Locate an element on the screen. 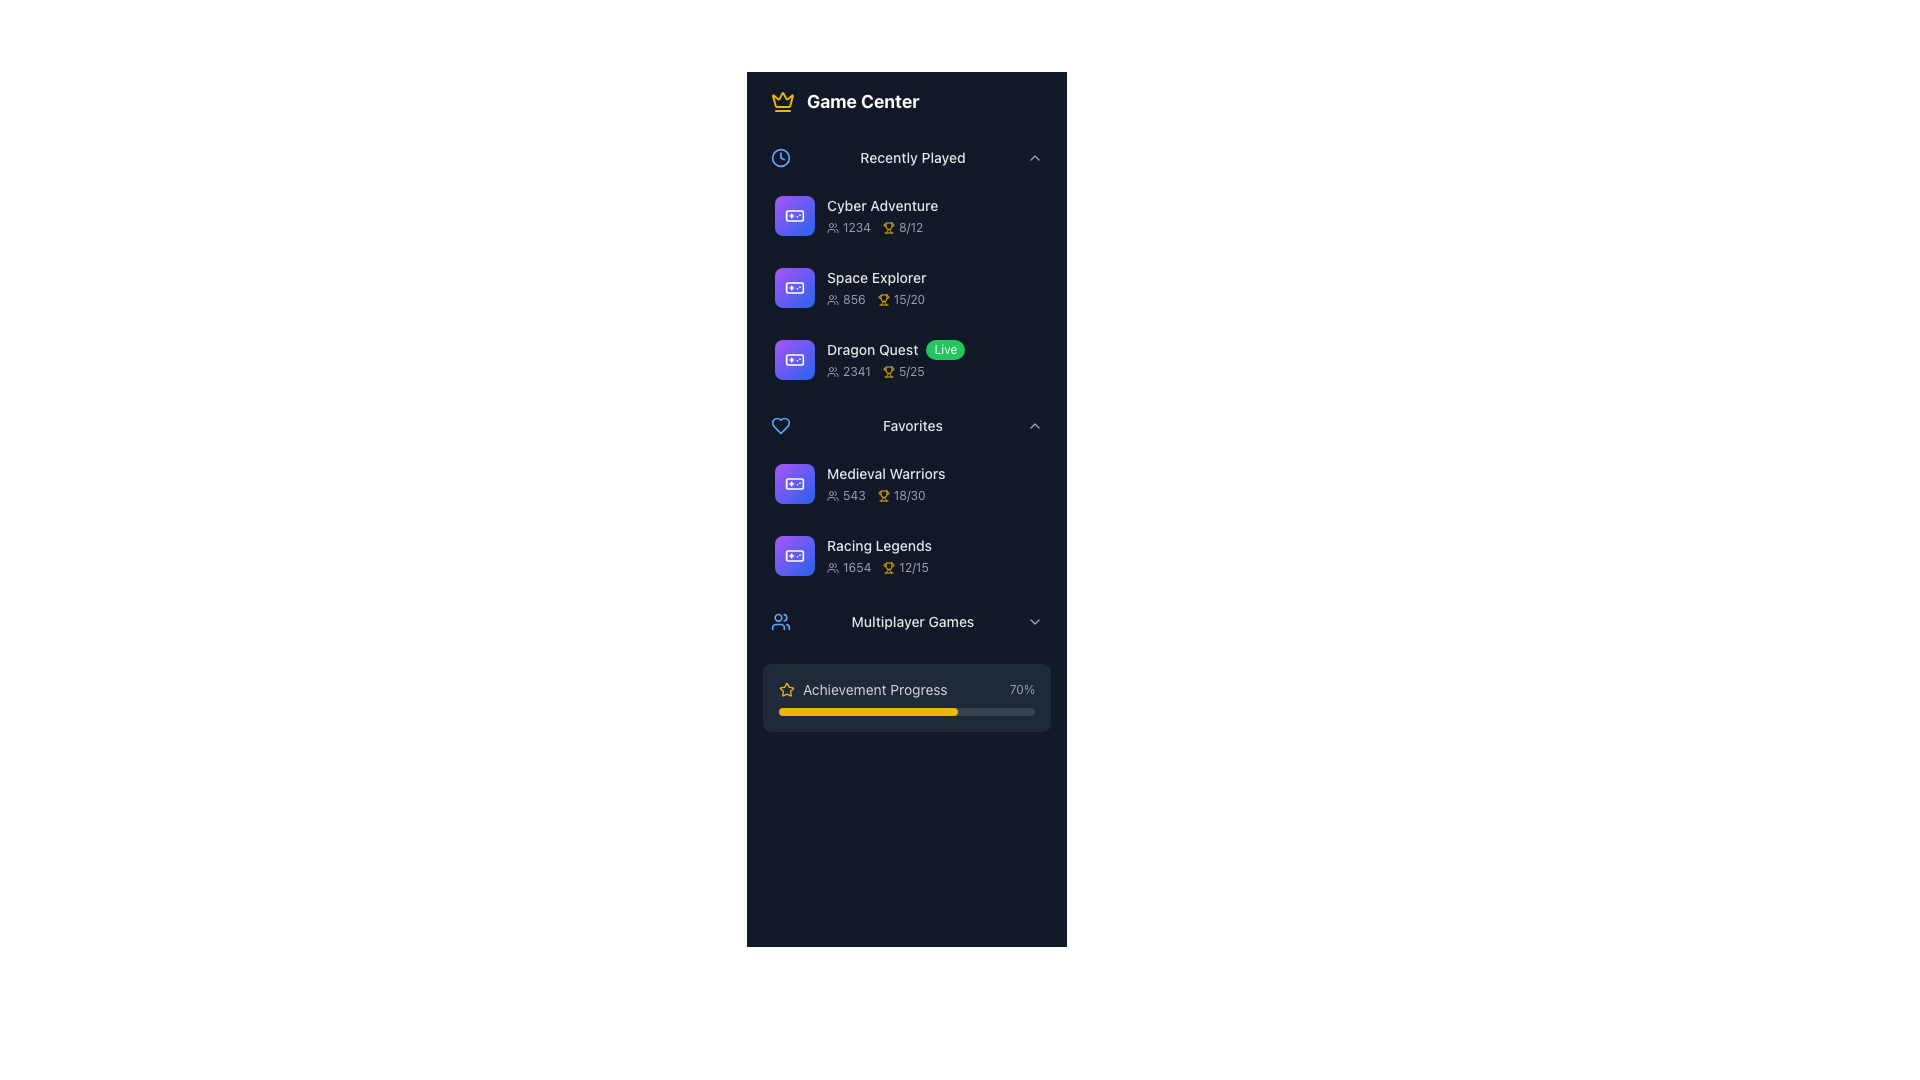  the small gray text label displaying '12/15' associated with the 'Racing Legends' game entry, positioned to the right of a yellow trophy icon in the 'Favorites' section is located at coordinates (913, 567).